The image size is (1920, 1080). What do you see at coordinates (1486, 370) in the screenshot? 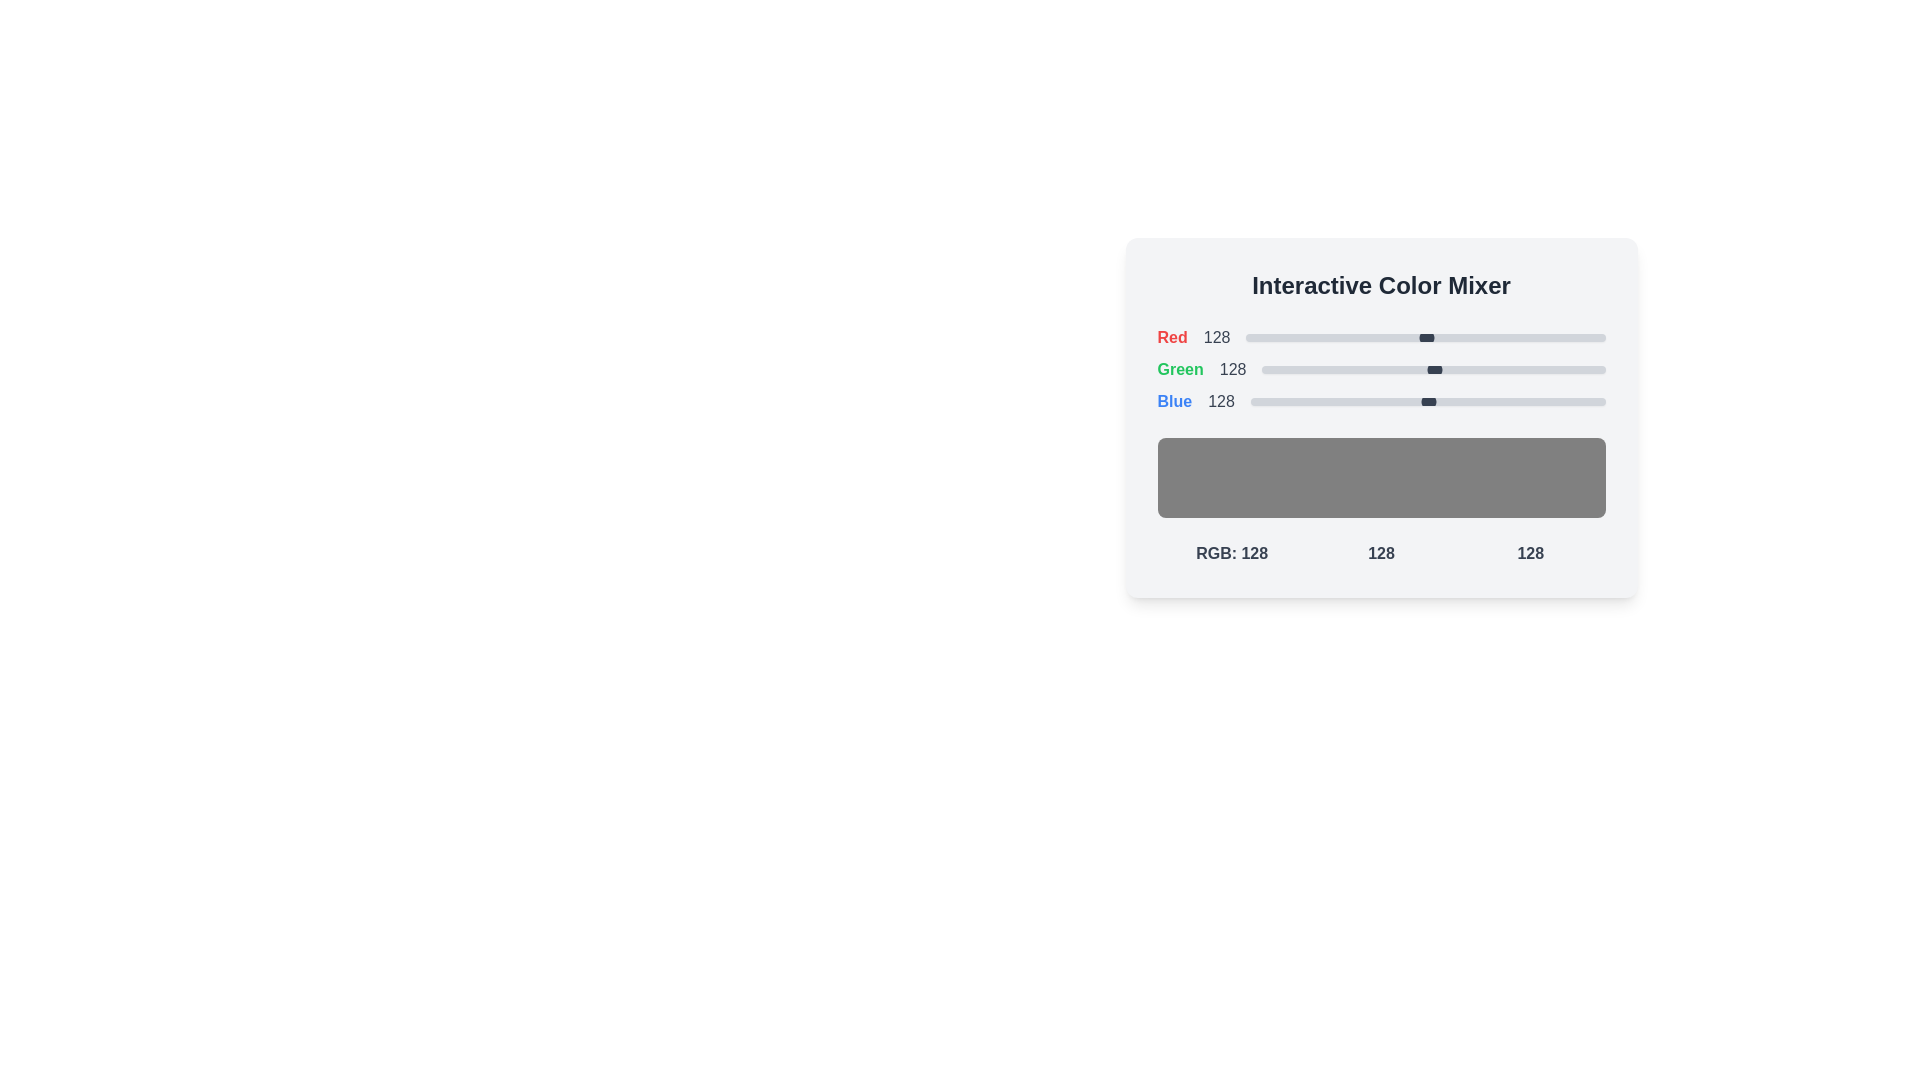
I see `the green color intensity` at bounding box center [1486, 370].